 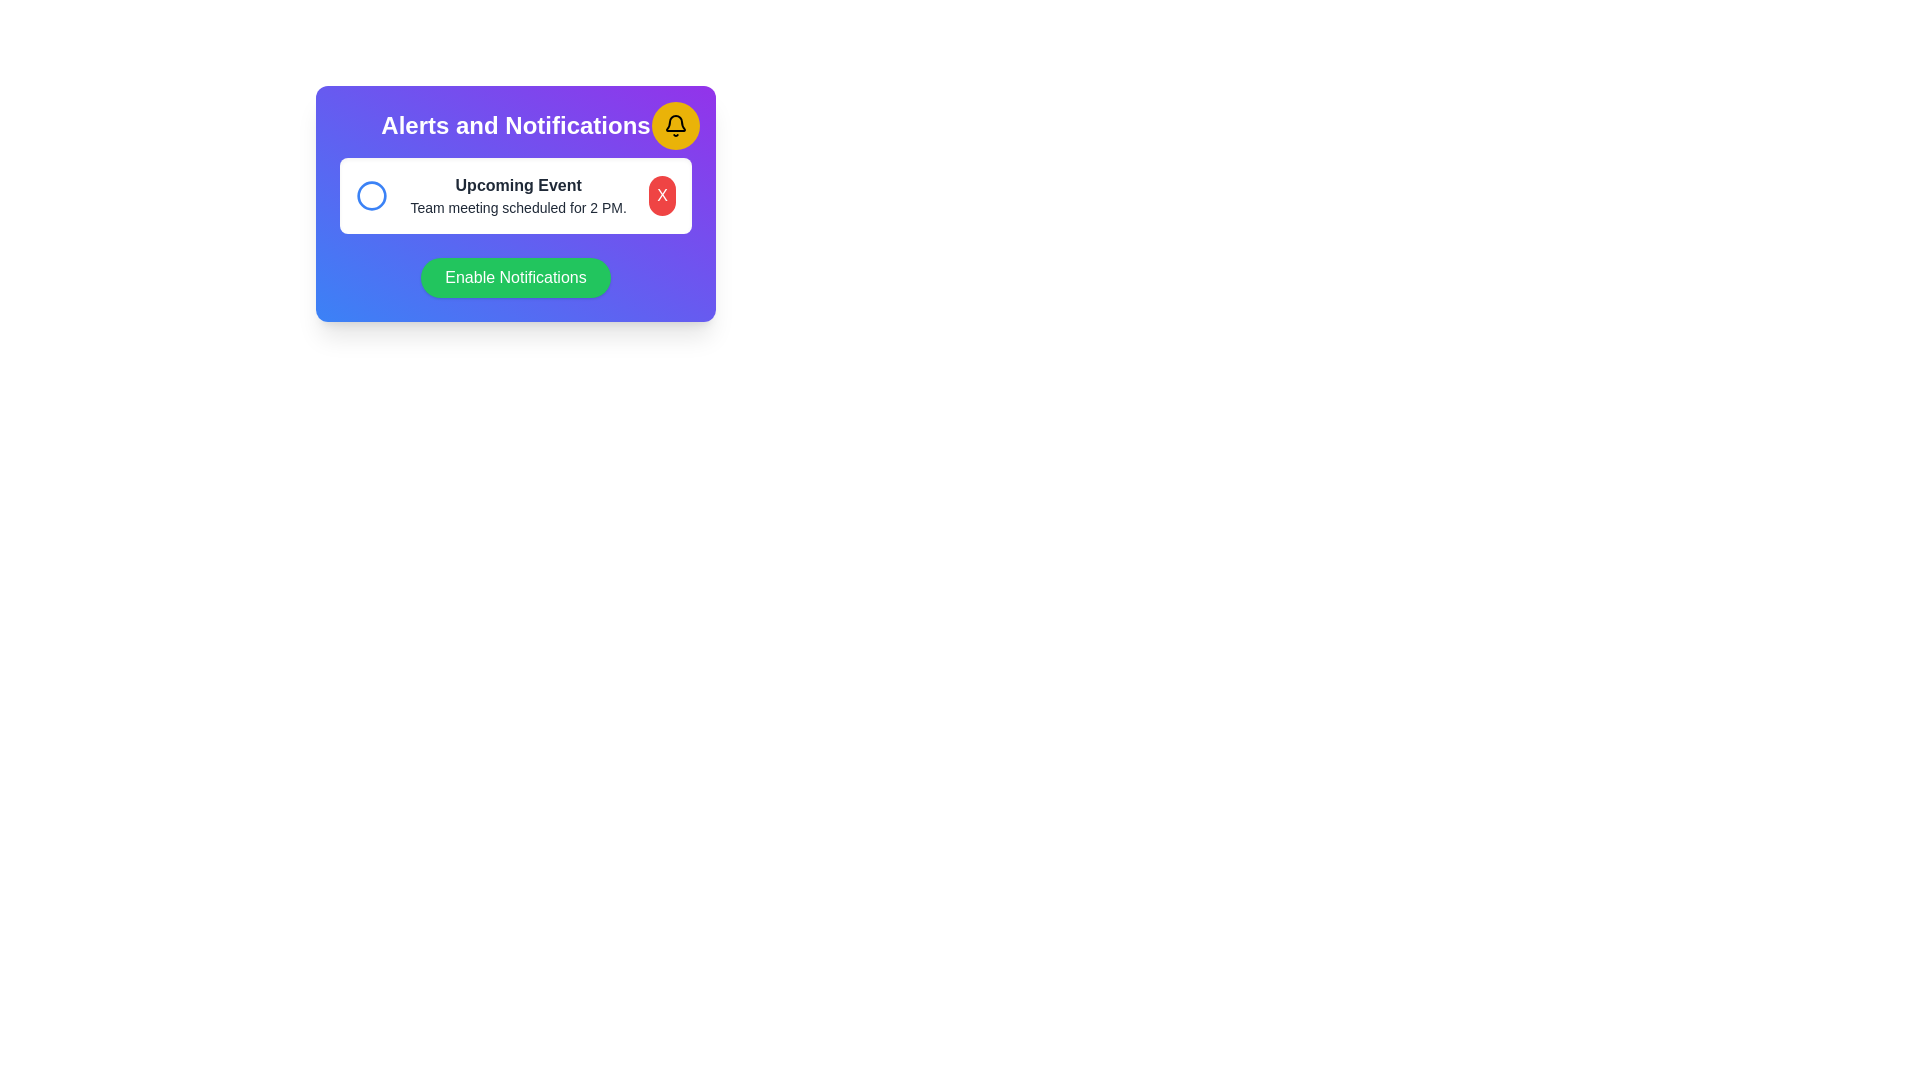 What do you see at coordinates (676, 126) in the screenshot?
I see `the notification bell button located in the top-right corner of the interface` at bounding box center [676, 126].